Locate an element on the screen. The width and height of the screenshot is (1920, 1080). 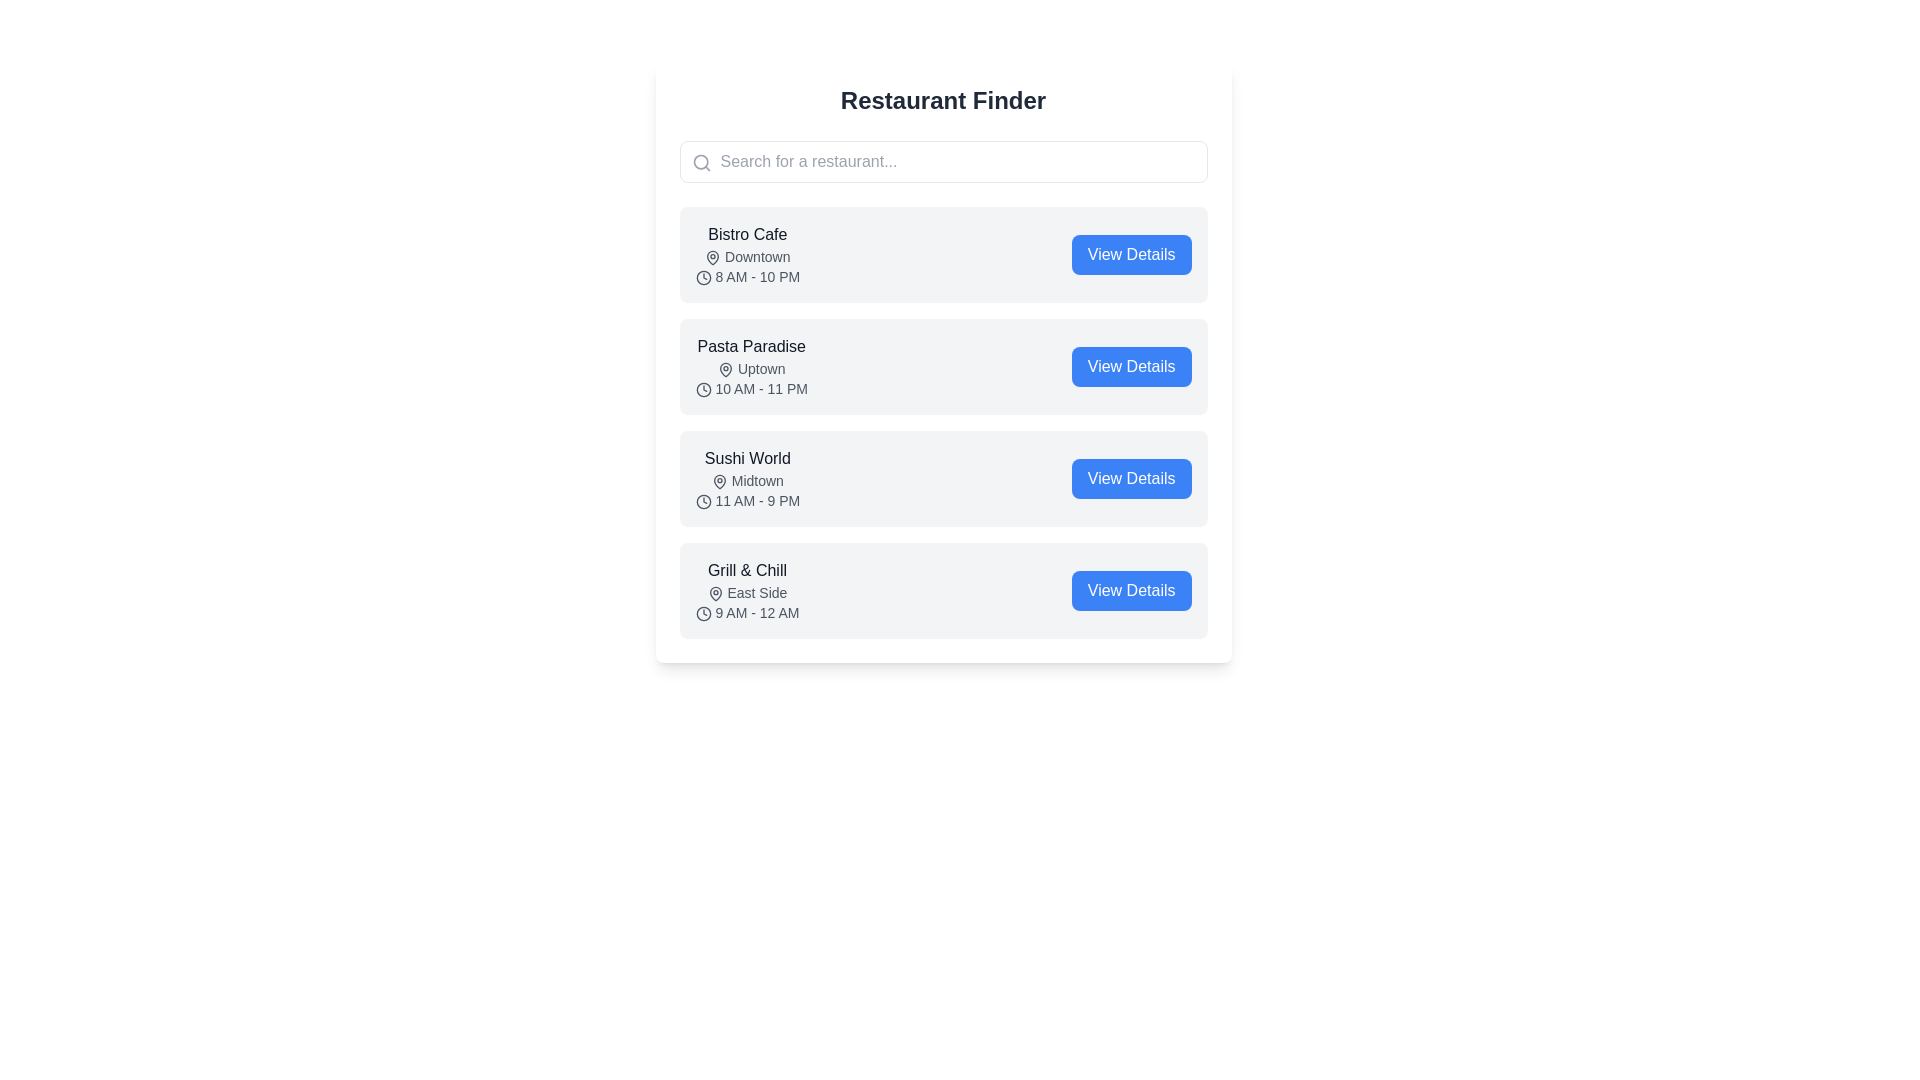
the circular element that is part of the magnifying glass icon in the search bar, which is aligned with the placeholder text 'Search for a restaurant...' is located at coordinates (700, 161).